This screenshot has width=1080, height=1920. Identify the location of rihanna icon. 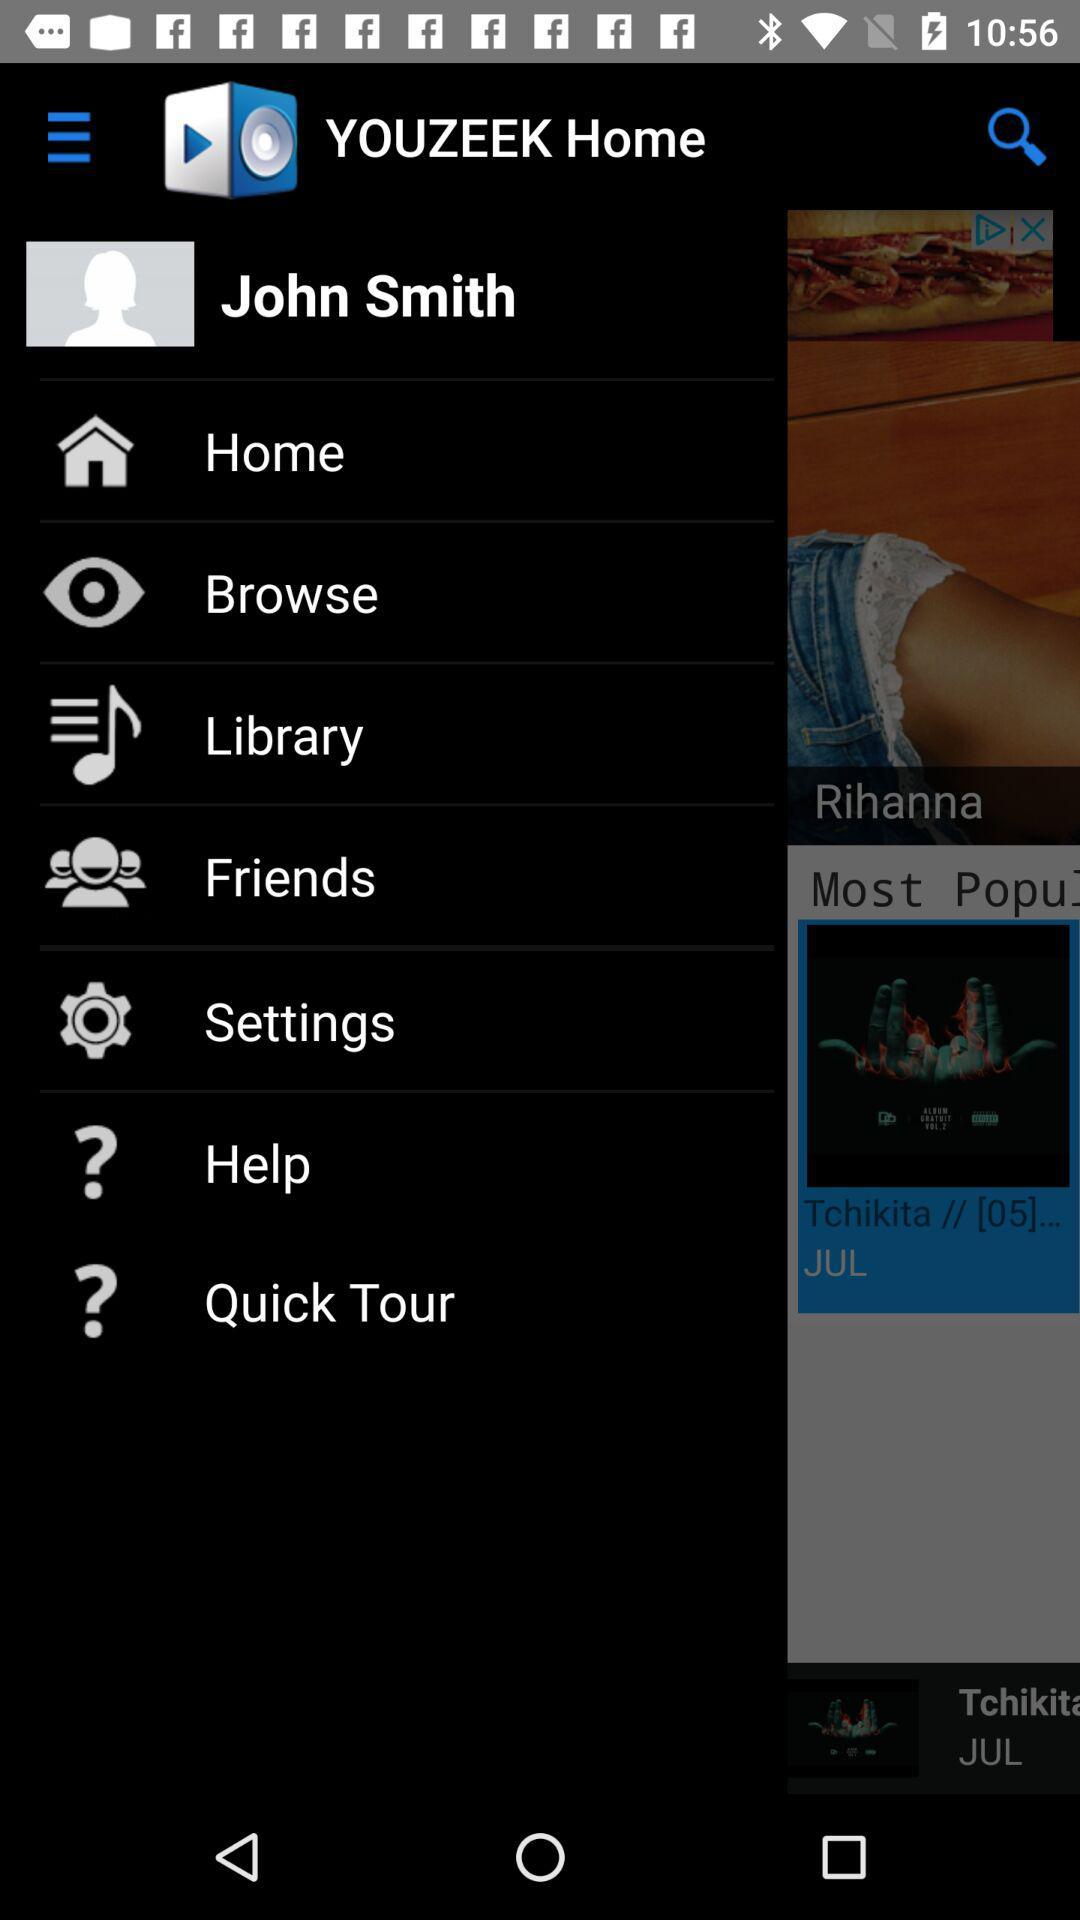
(884, 806).